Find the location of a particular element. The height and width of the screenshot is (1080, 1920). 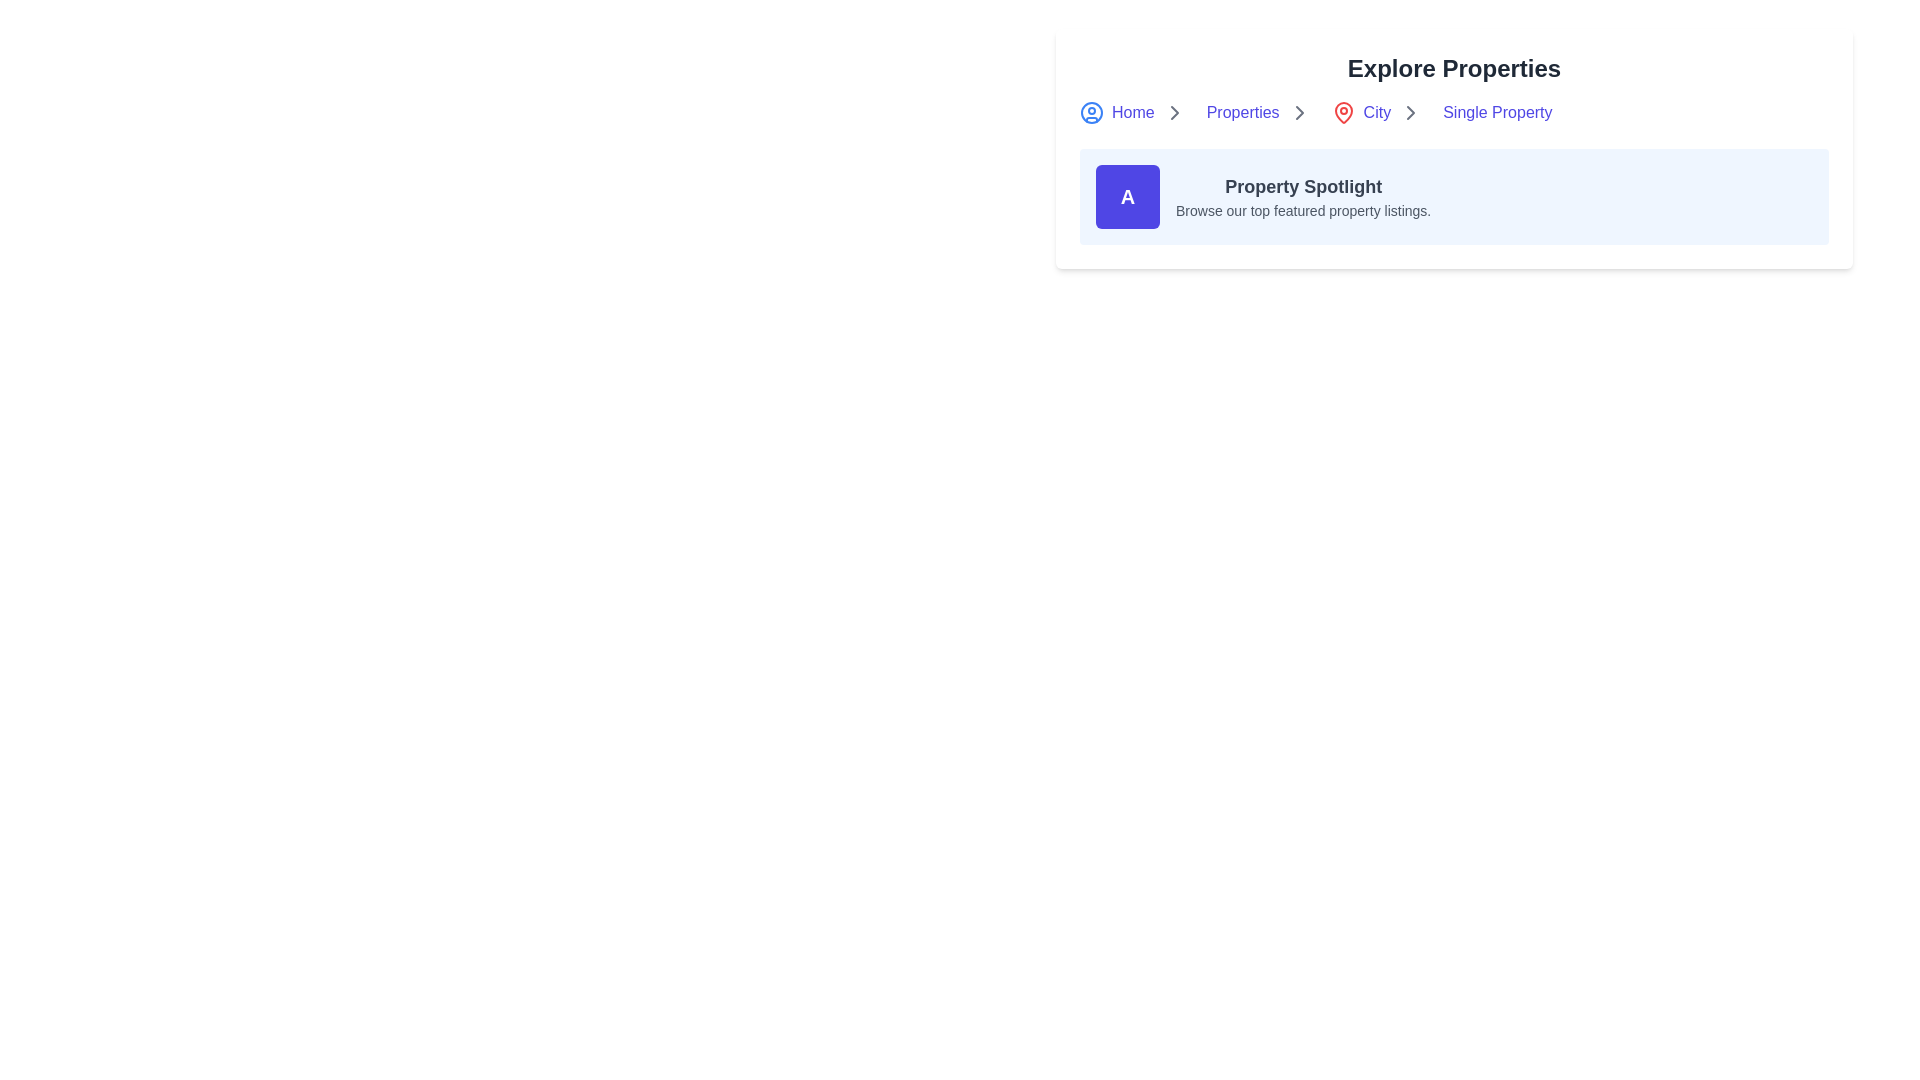

the SVG-based chevron icon in the breadcrumb navigation, which connects 'Properties' and 'City' text labels is located at coordinates (1410, 112).